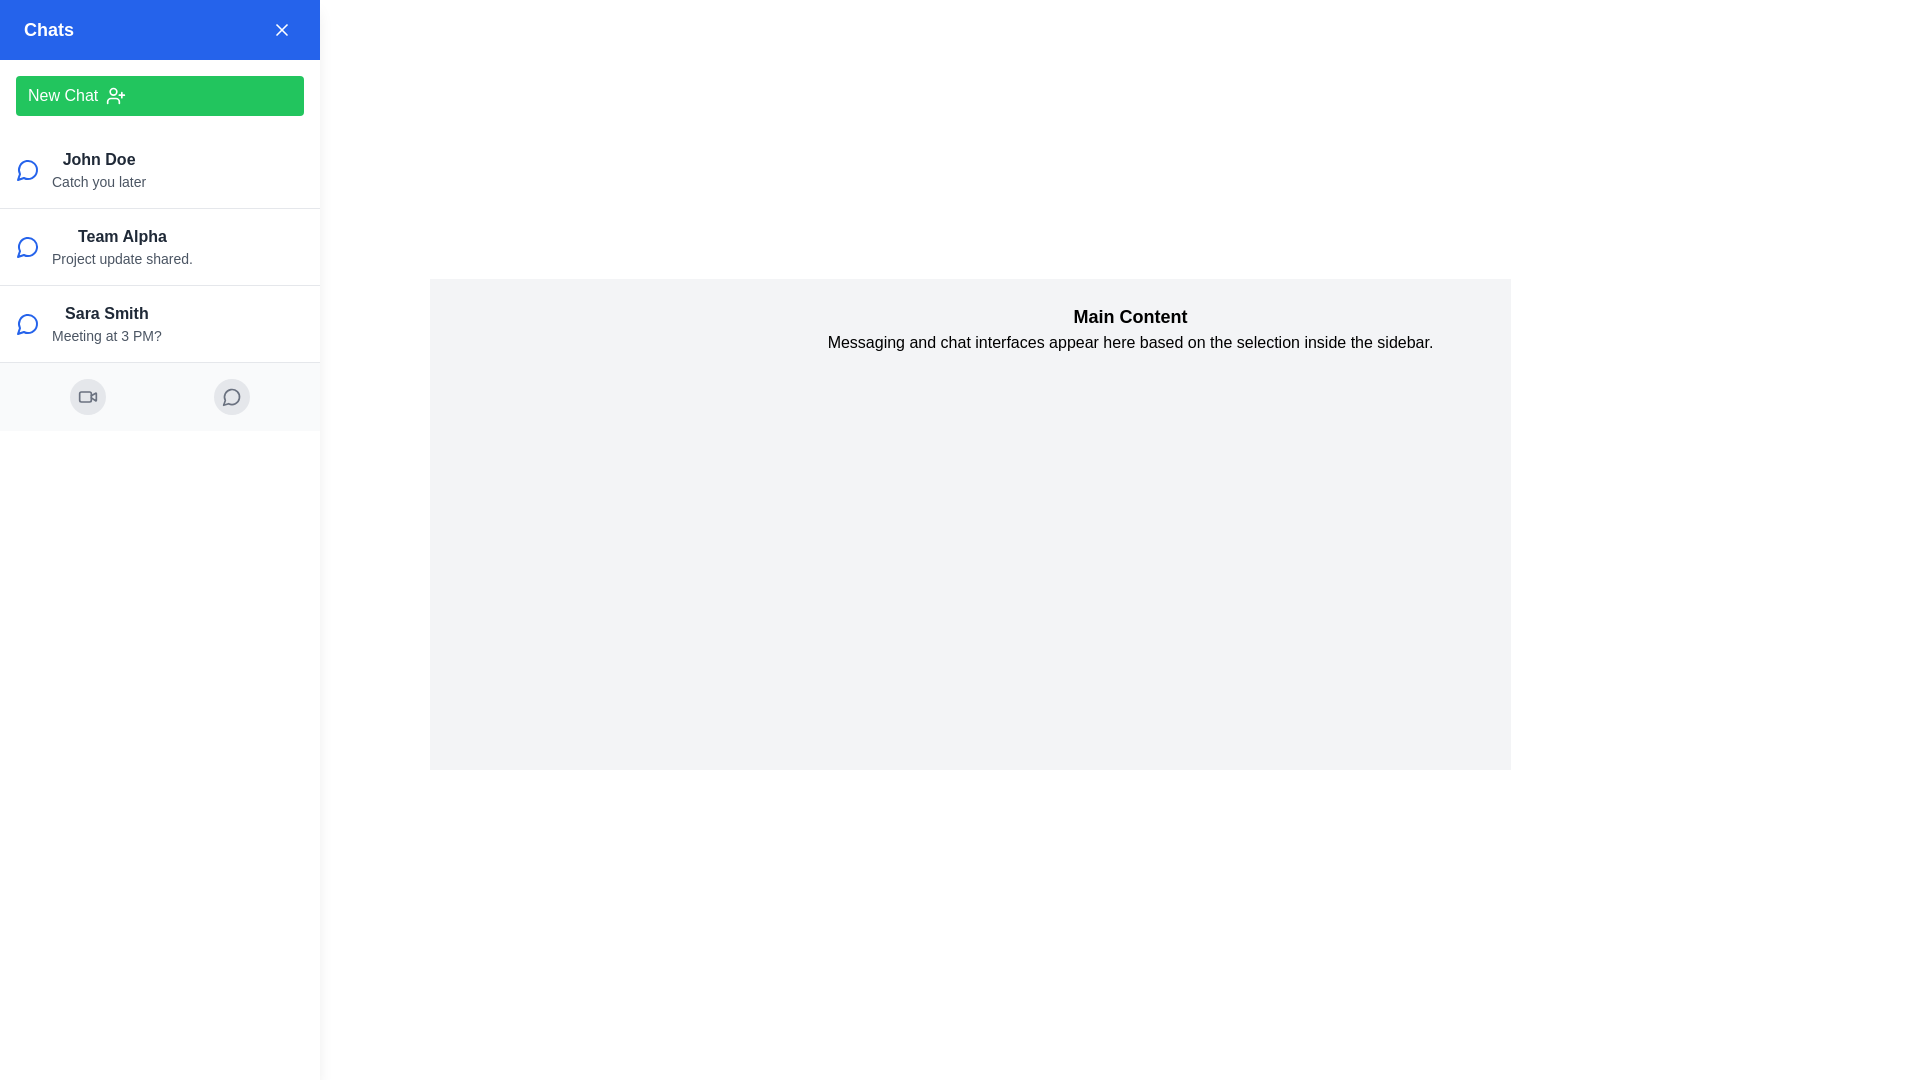 The height and width of the screenshot is (1080, 1920). Describe the element at coordinates (158, 323) in the screenshot. I see `the conversation preview for 'Sara Smith'` at that location.